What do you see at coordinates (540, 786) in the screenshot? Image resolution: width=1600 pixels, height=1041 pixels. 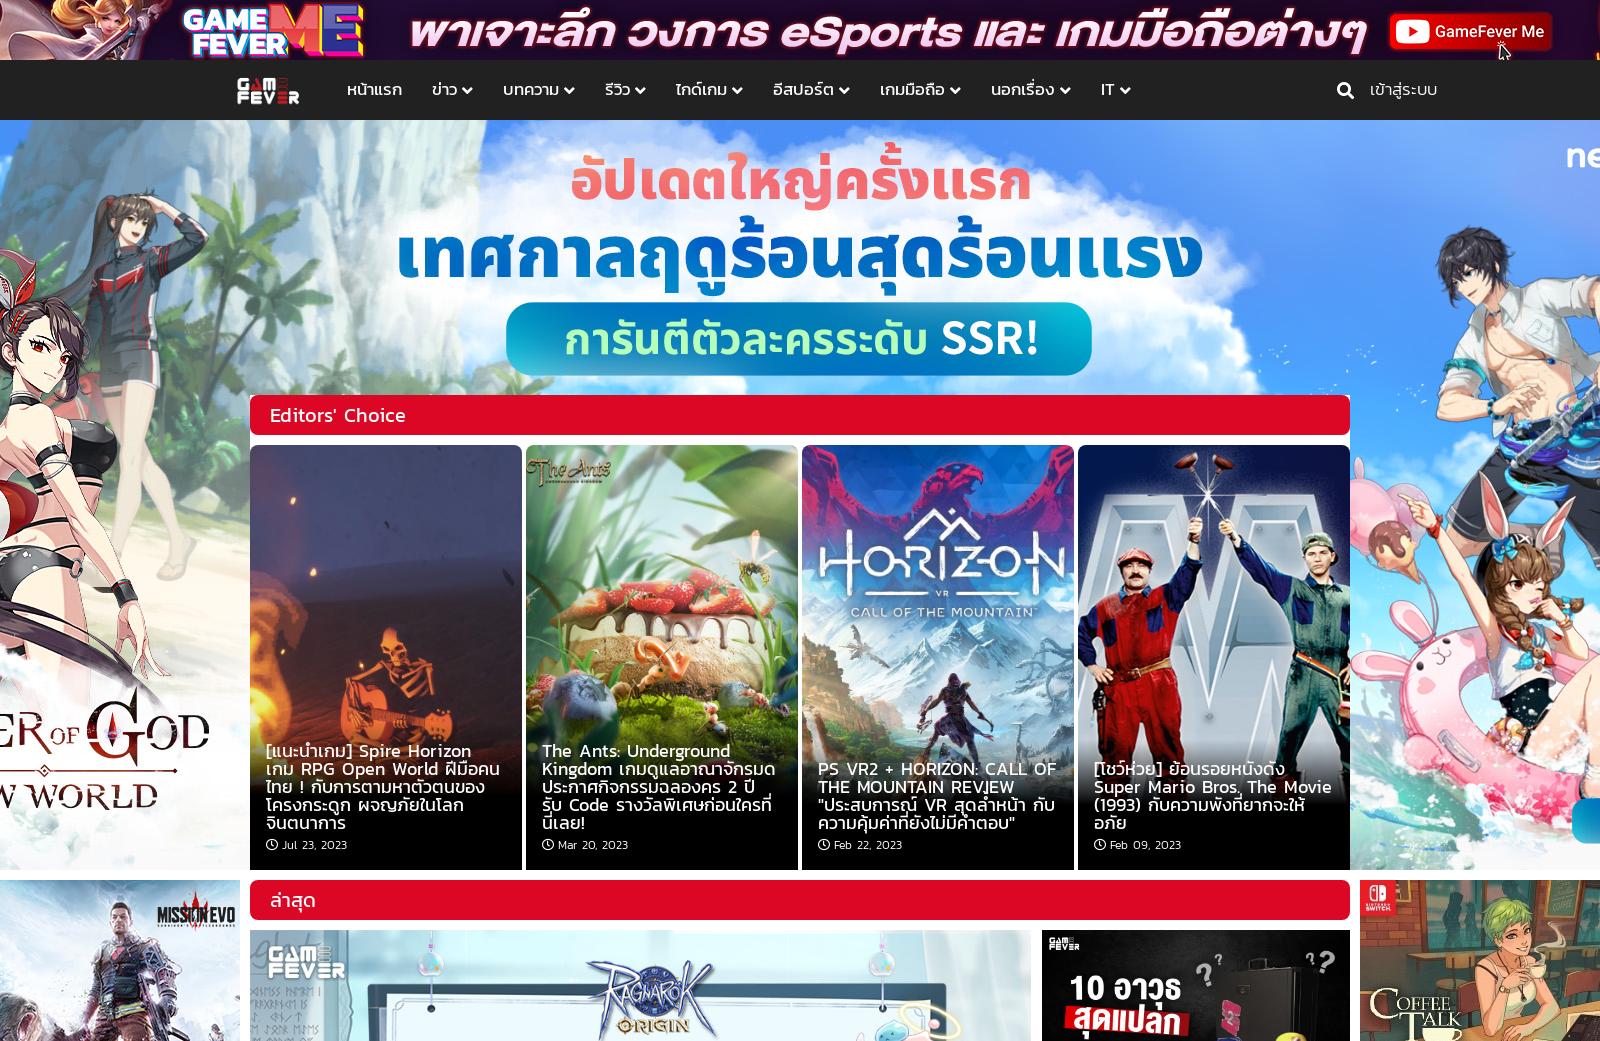 I see `'The Ants: Underground Kingdom เกมดูแลอาณาจักรมด ประกาศกิจกรรมฉลองคร 2 ปี รับ Code รางวัลพิเศษก่อนใครที่นี่เลย!'` at bounding box center [540, 786].